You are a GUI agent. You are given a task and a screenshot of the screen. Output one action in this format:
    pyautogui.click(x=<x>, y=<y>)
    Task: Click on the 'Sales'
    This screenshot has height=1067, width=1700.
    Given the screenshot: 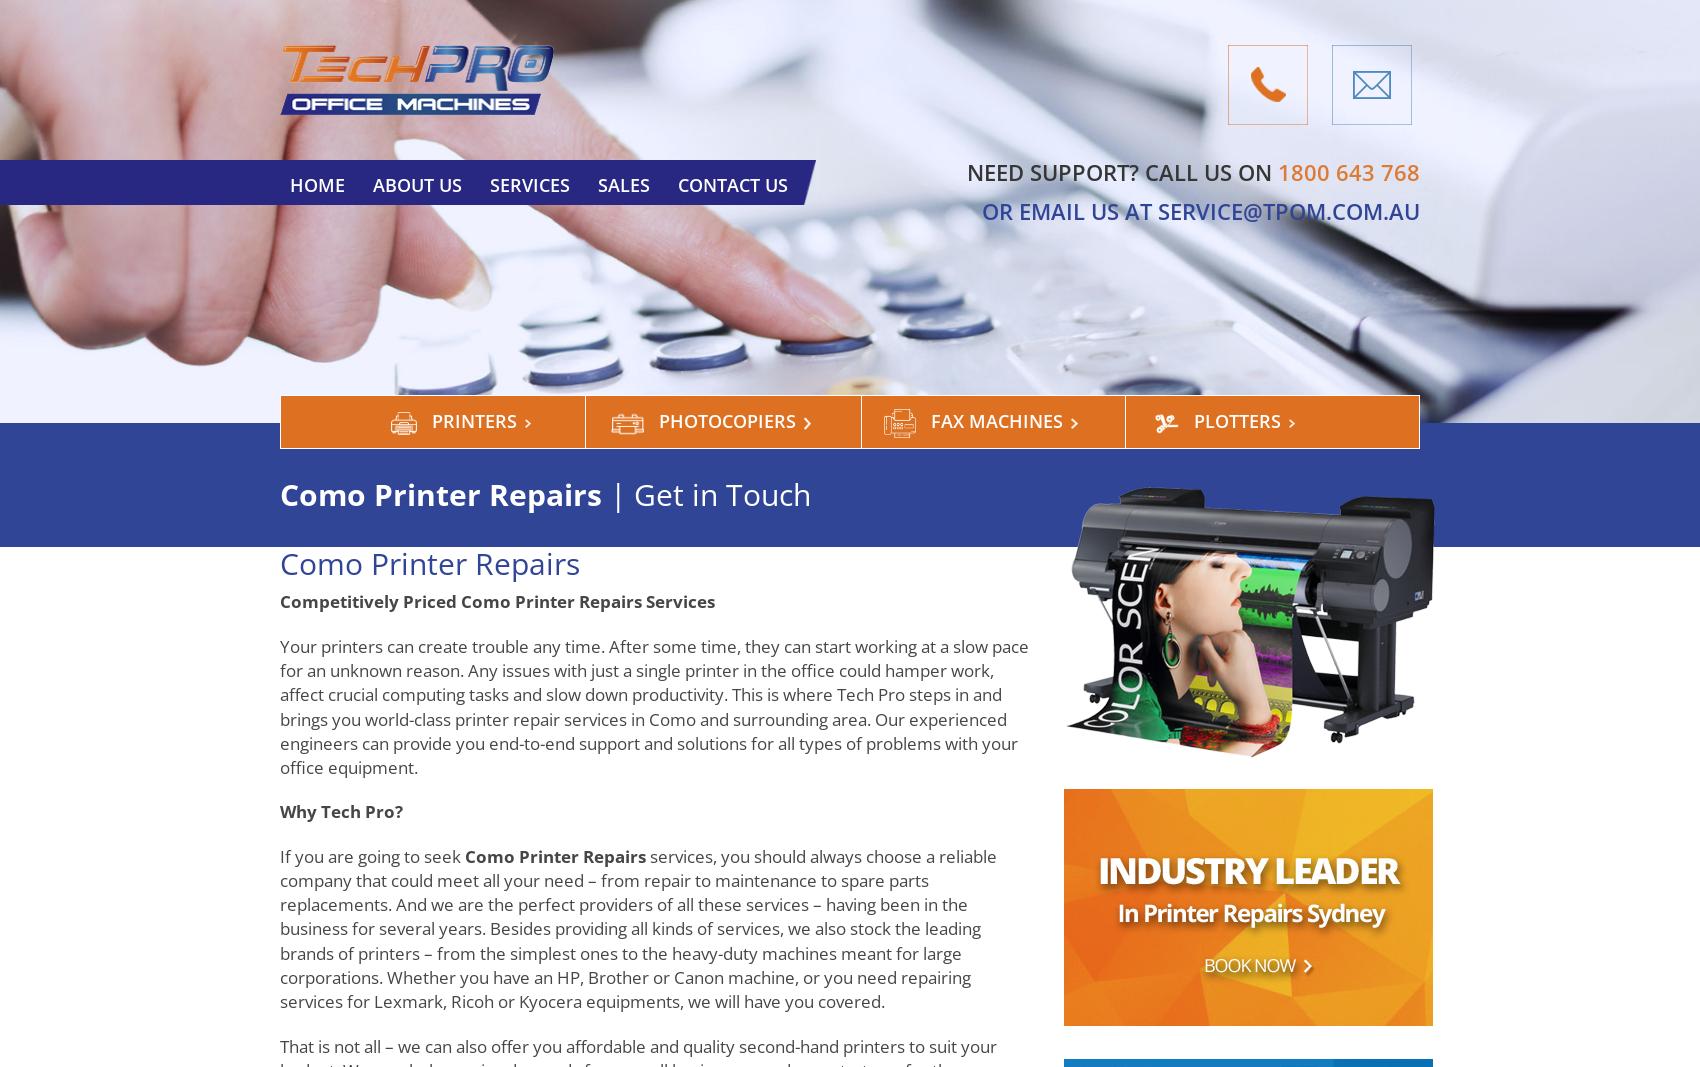 What is the action you would take?
    pyautogui.click(x=623, y=185)
    